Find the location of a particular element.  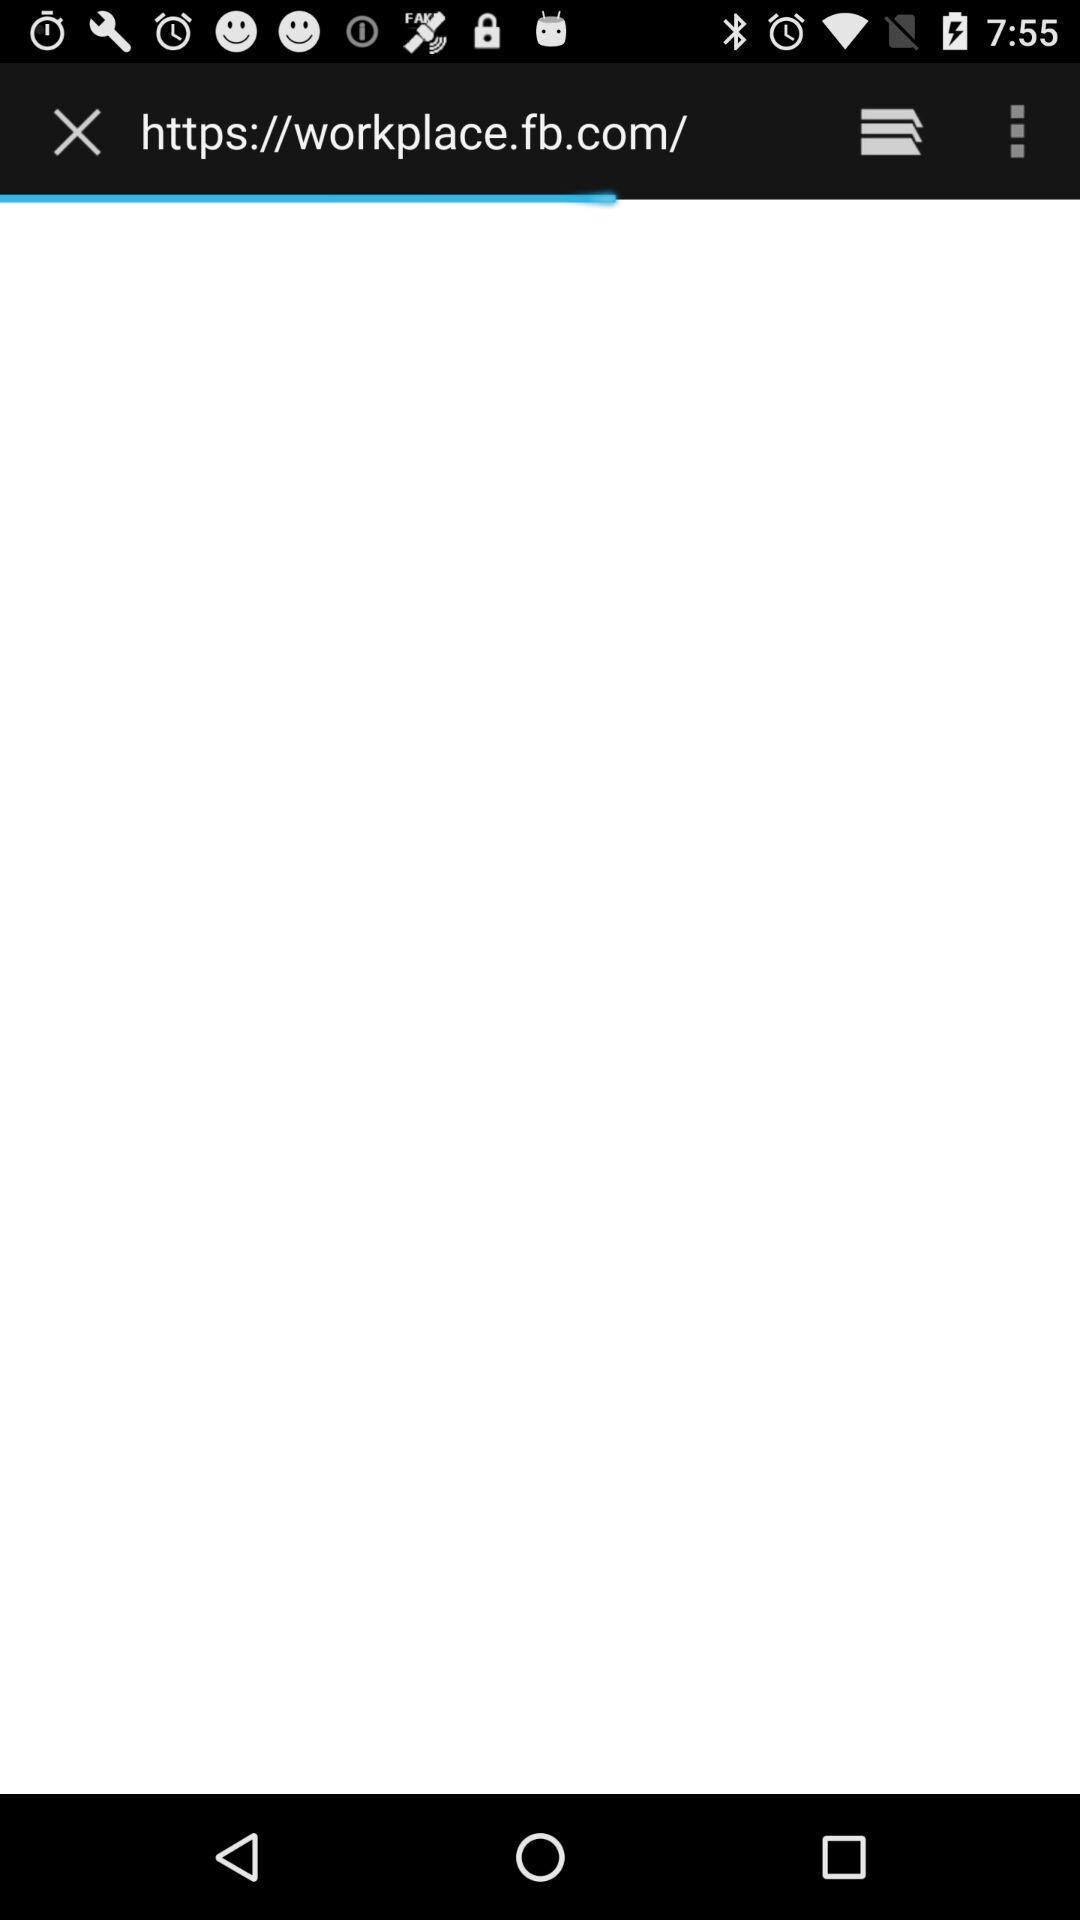

item next to https workplace fb item is located at coordinates (81, 130).